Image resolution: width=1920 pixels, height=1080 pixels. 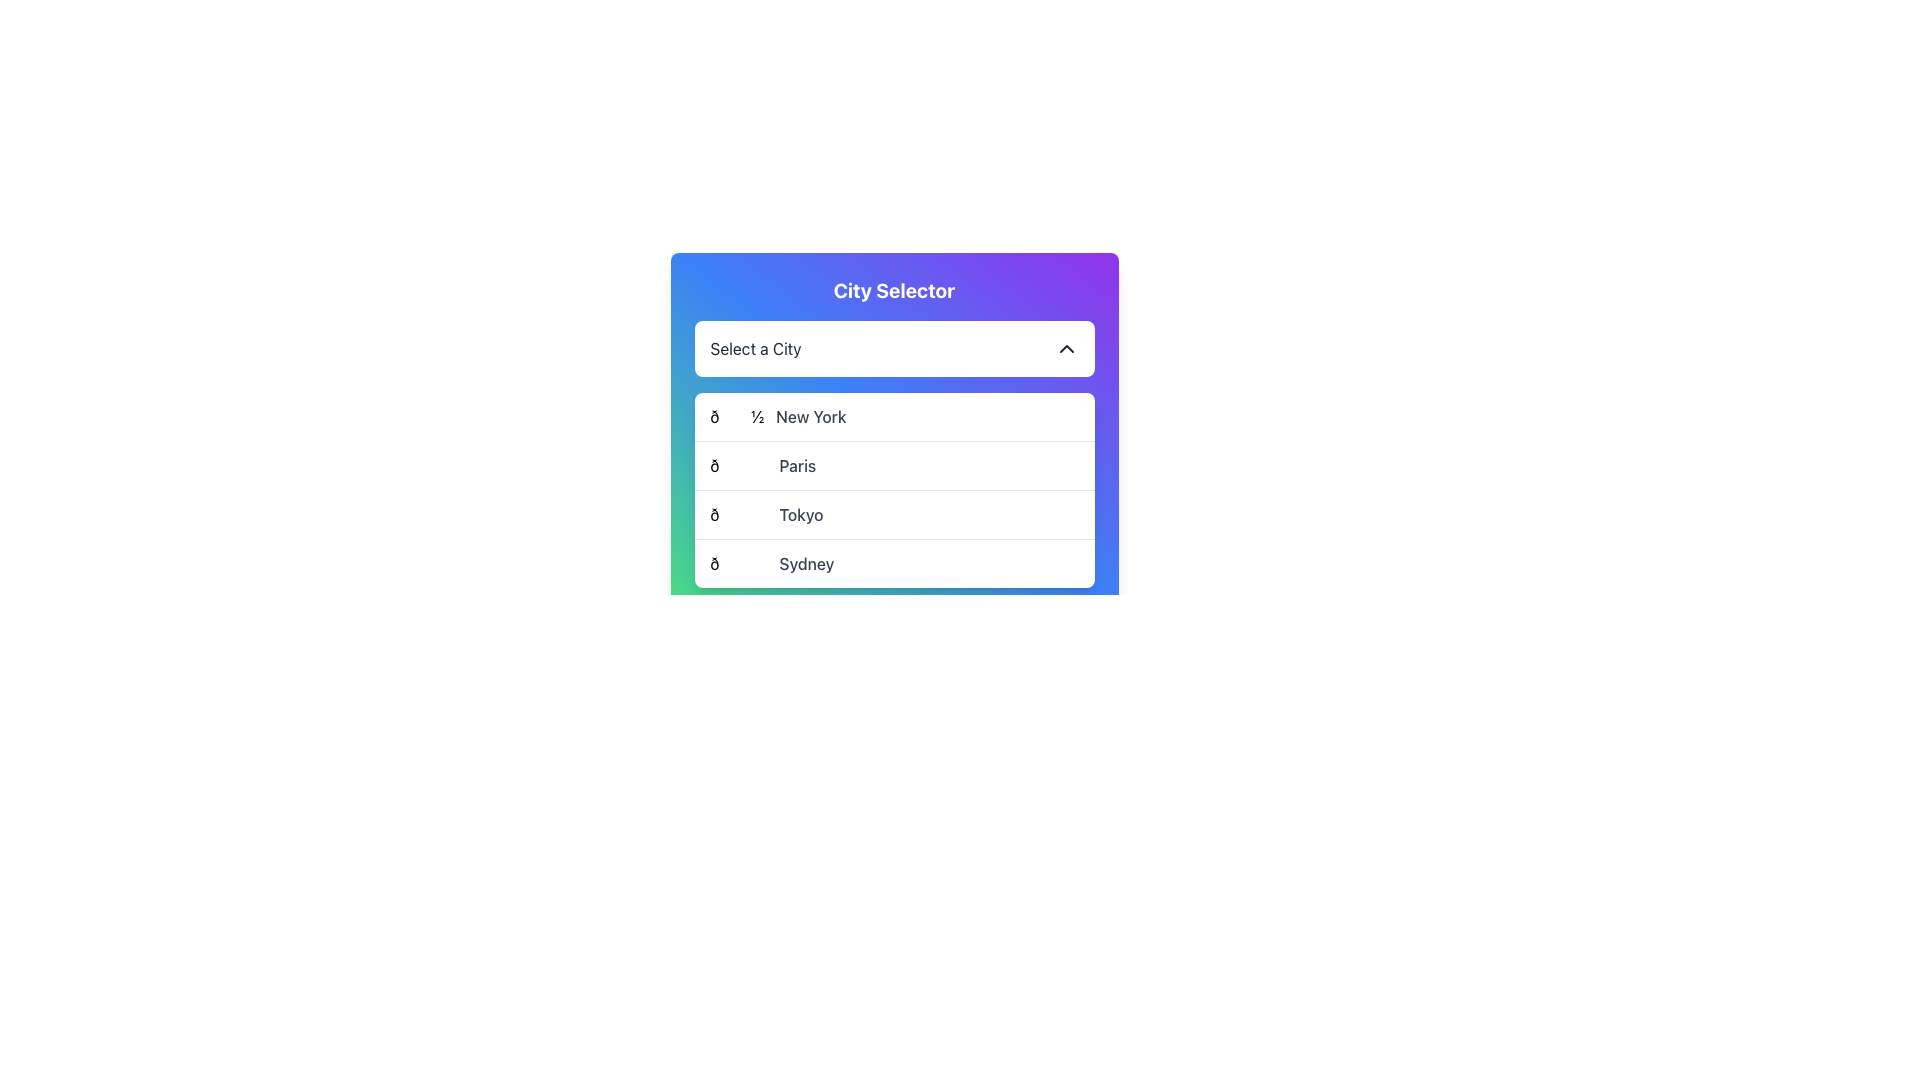 What do you see at coordinates (893, 347) in the screenshot?
I see `the dropdown menu trigger located under the 'City Selector' title` at bounding box center [893, 347].